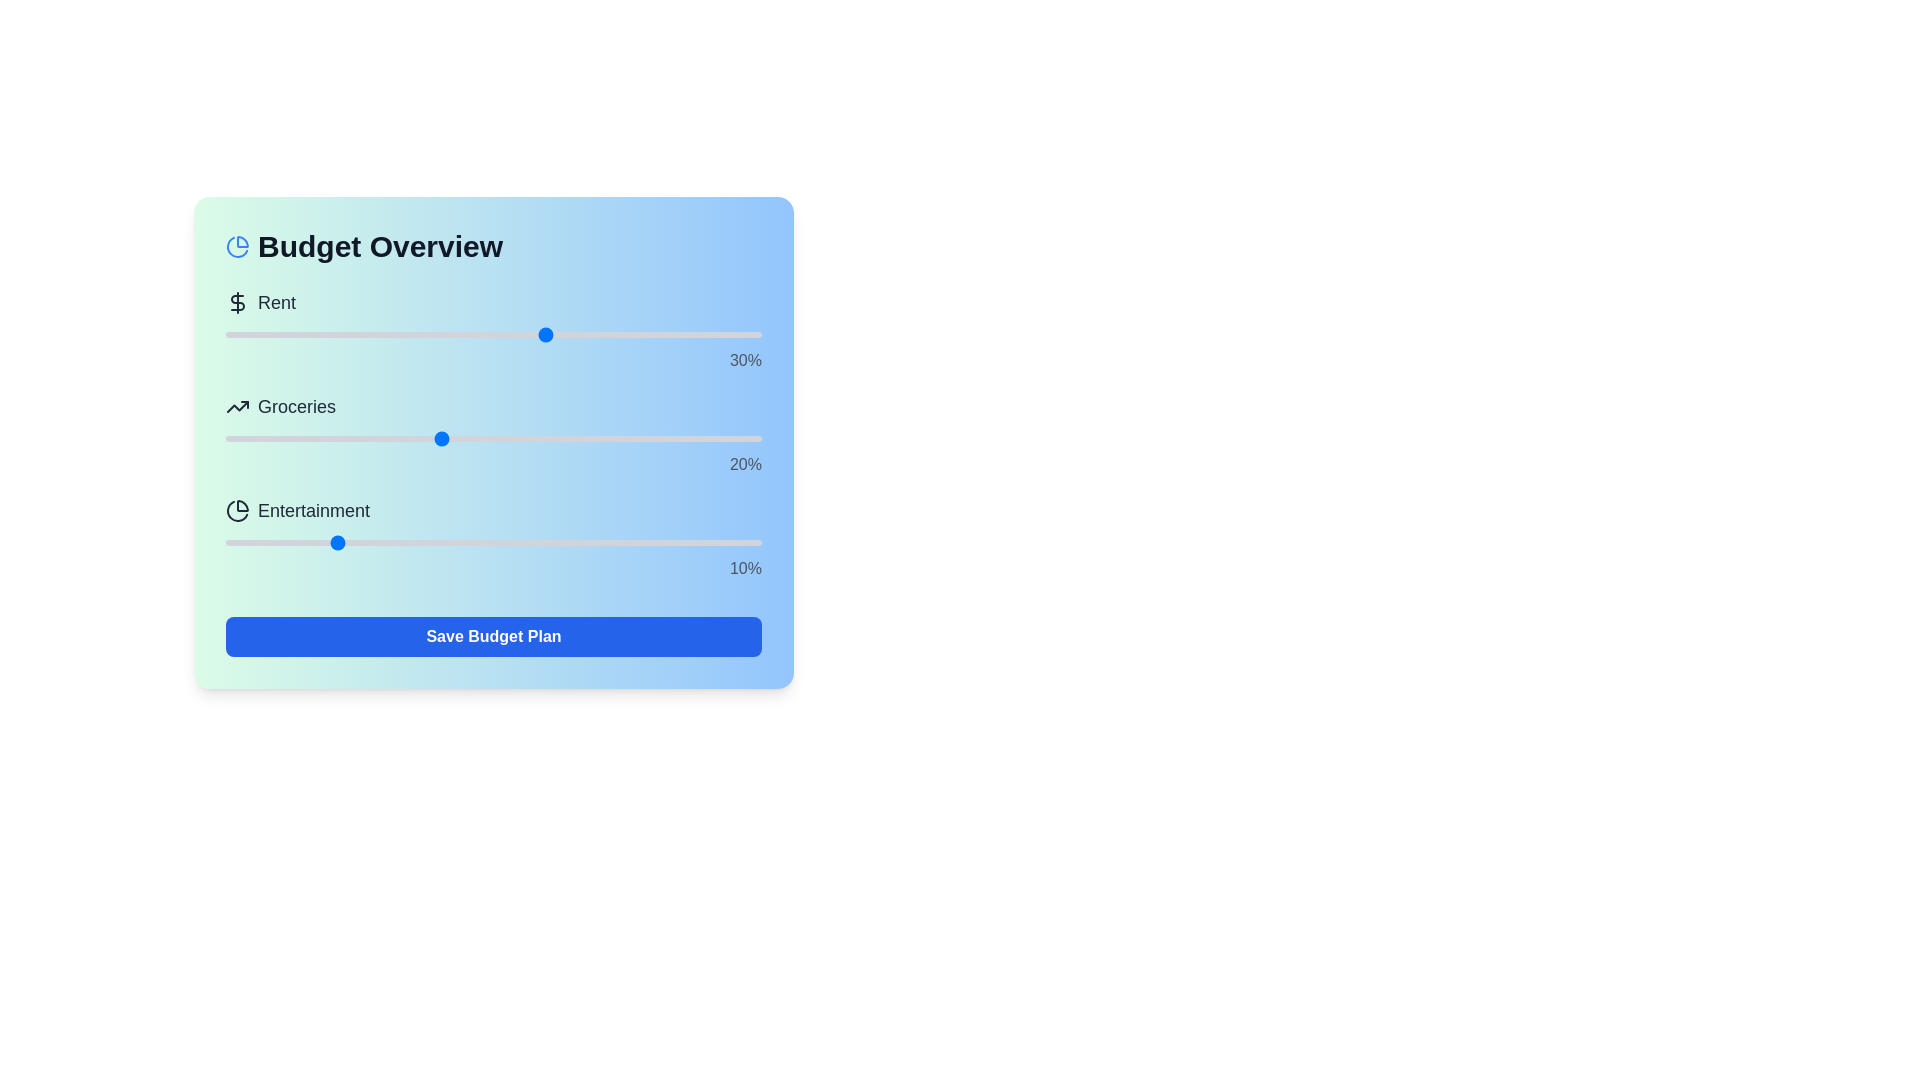  What do you see at coordinates (238, 406) in the screenshot?
I see `the Vector Polyline Element that visually represents upward trends within the SVG graphic of the 'trending up' icon` at bounding box center [238, 406].